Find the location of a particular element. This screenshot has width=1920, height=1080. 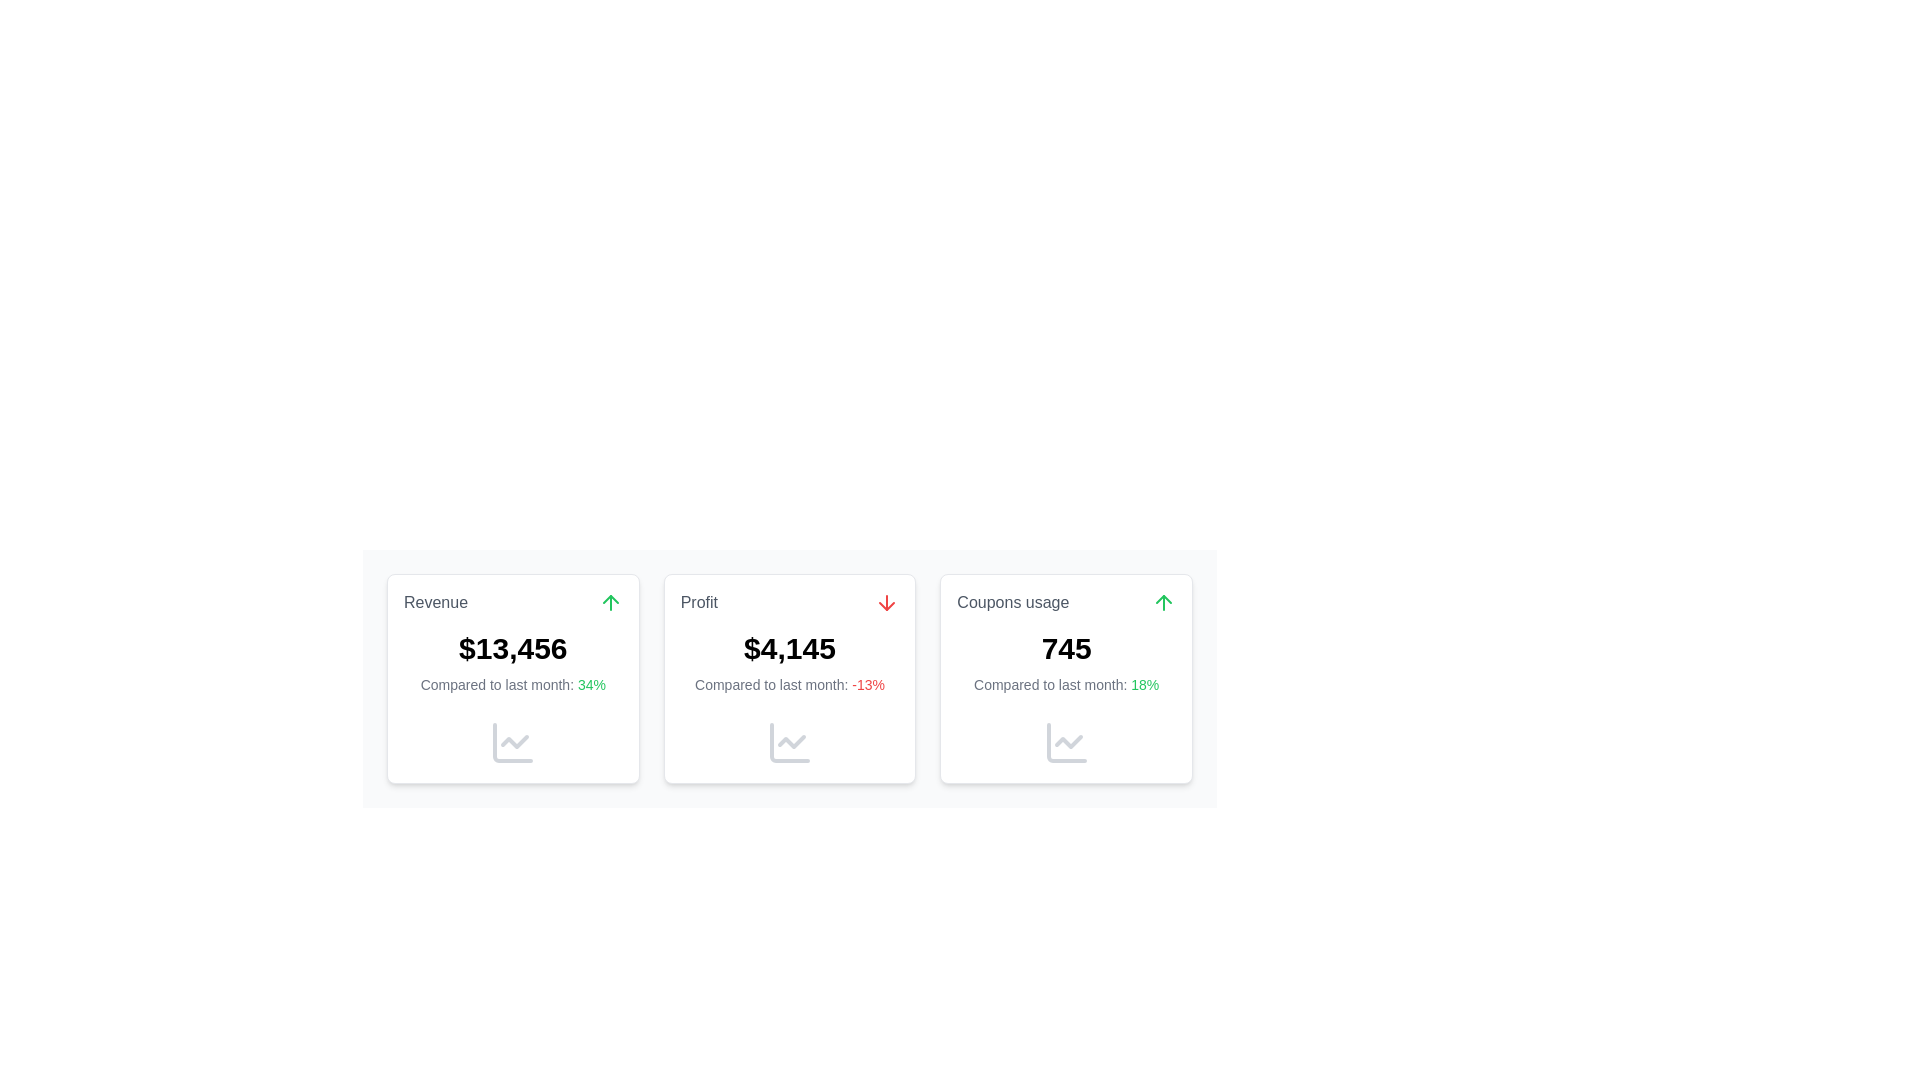

the green upward-pointing arrow icon located in the top-right corner of the 'Revenue' card, which indicates a positive increase in revenue is located at coordinates (609, 601).